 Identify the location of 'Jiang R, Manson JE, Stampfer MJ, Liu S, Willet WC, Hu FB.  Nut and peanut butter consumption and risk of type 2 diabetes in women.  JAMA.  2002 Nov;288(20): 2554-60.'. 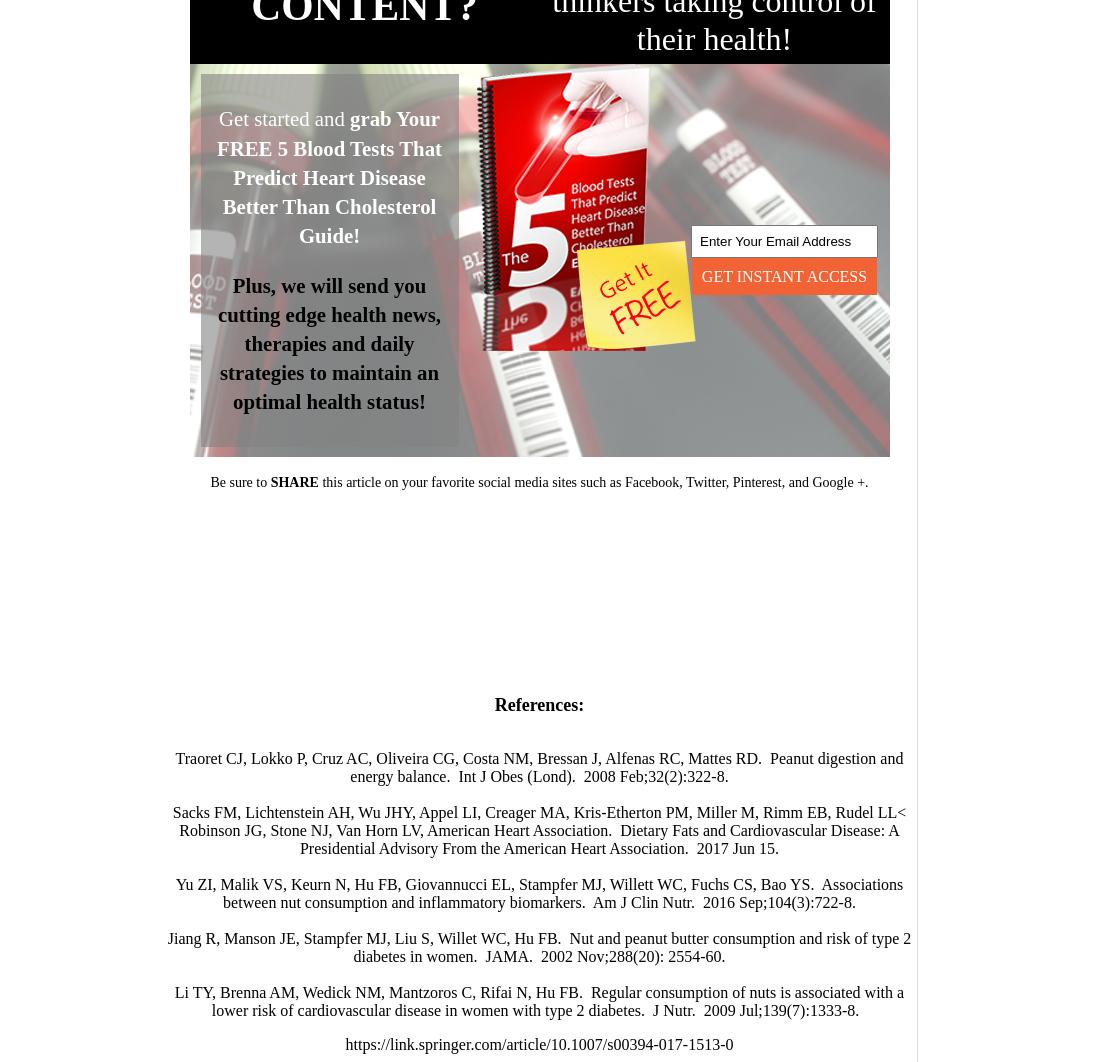
(166, 946).